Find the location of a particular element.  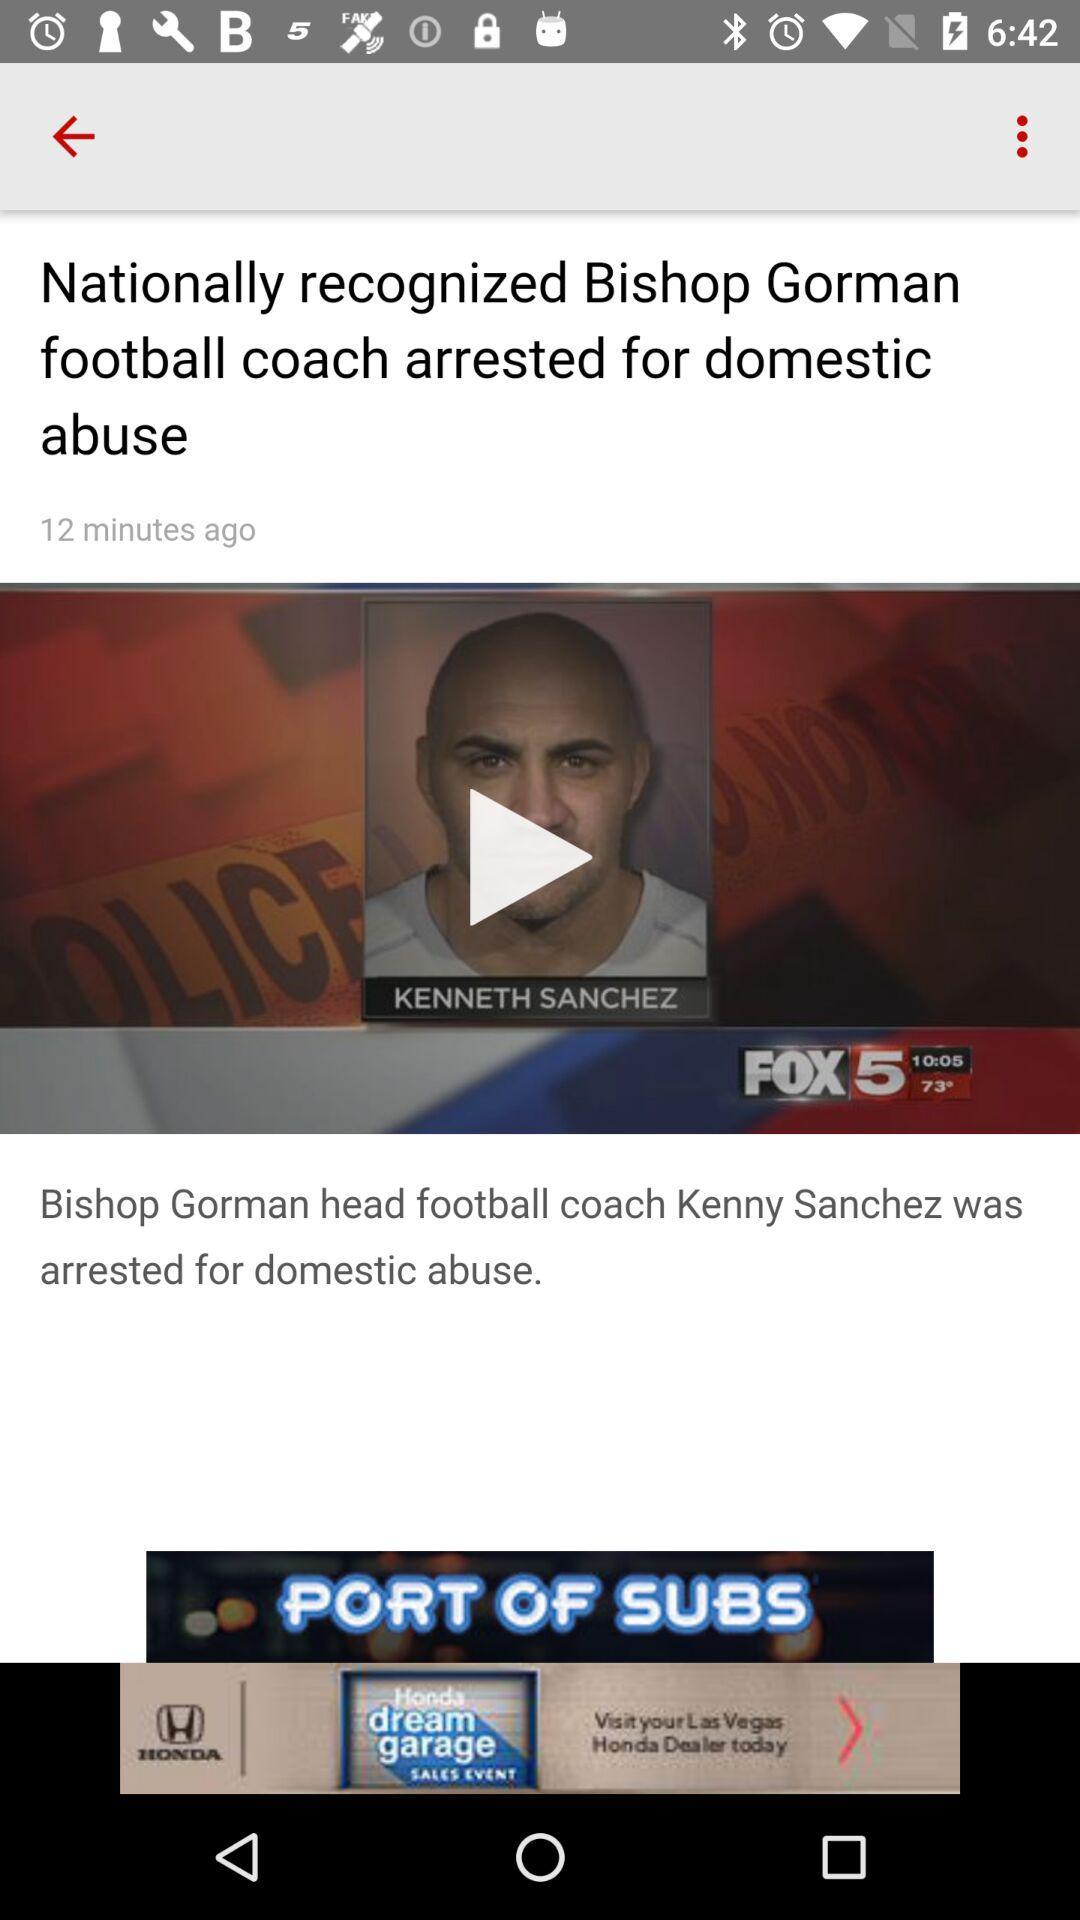

honda dealer advertisement is located at coordinates (540, 1727).